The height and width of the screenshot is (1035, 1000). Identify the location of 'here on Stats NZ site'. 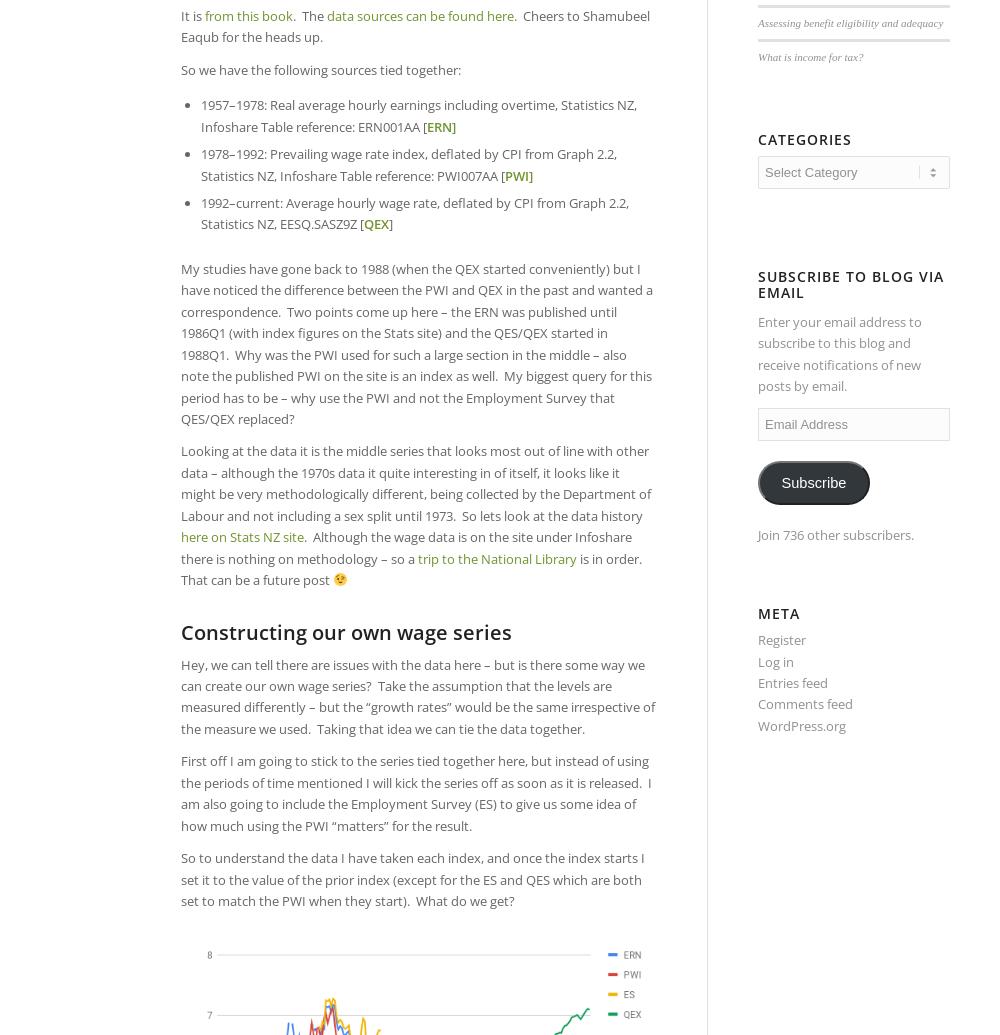
(241, 535).